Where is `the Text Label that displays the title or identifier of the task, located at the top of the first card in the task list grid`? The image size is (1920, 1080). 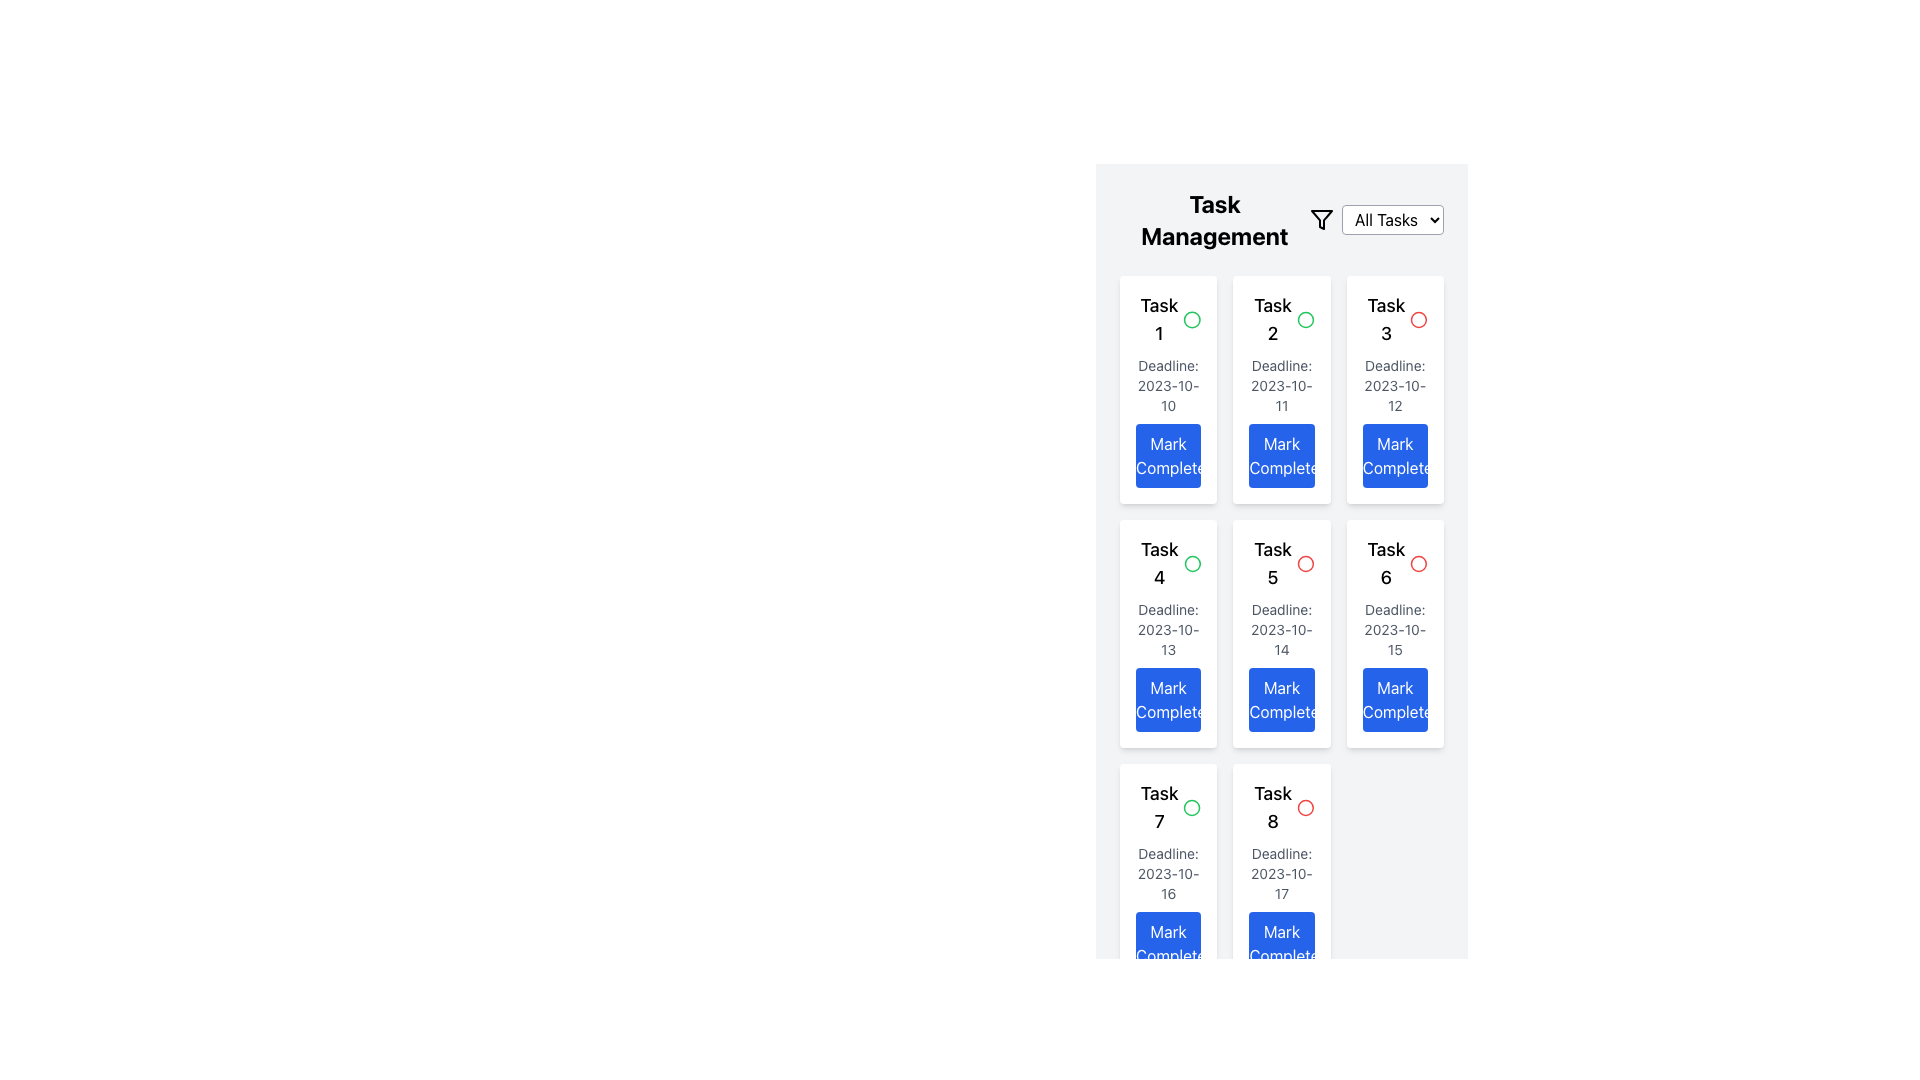
the Text Label that displays the title or identifier of the task, located at the top of the first card in the task list grid is located at coordinates (1159, 319).